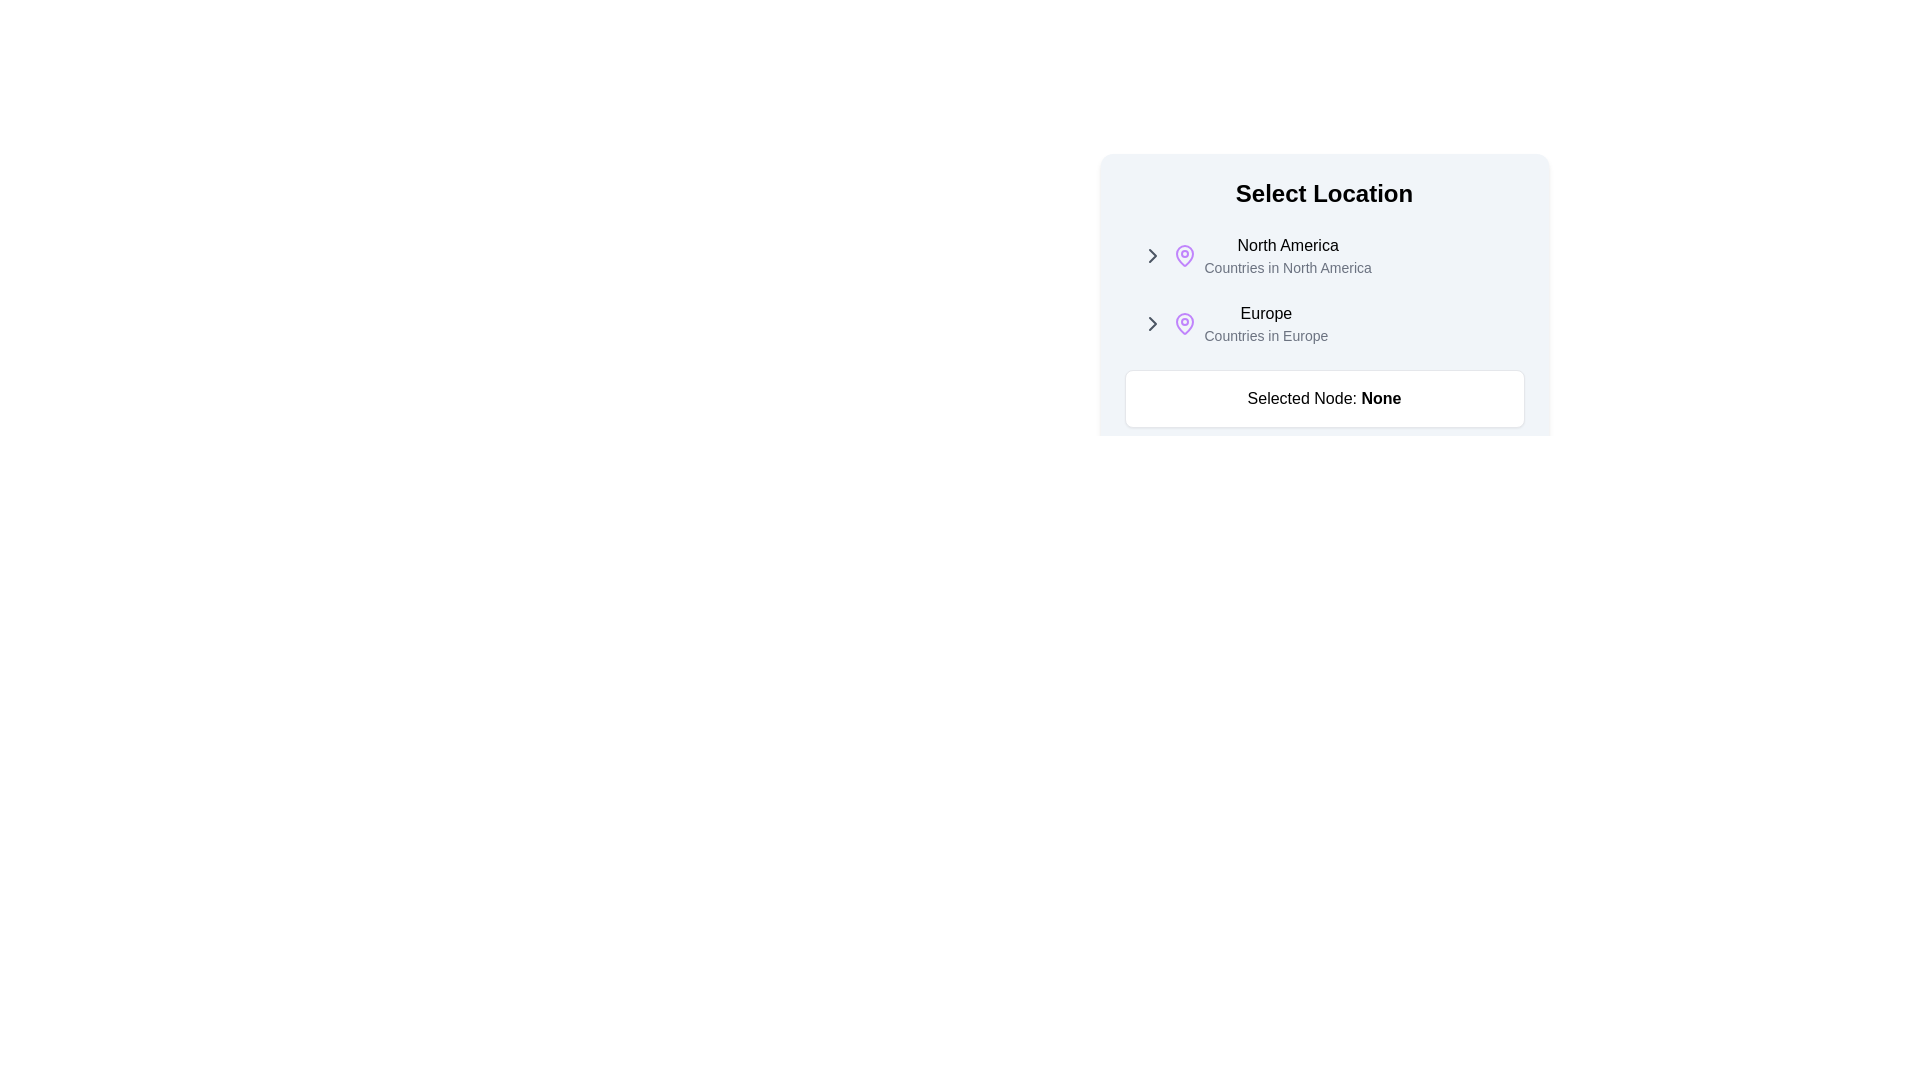  What do you see at coordinates (1184, 254) in the screenshot?
I see `the vivid purple map pin icon, which is positioned to the left of the 'North America' label in the flexbox layout, ensuring the pointer is directed at its center` at bounding box center [1184, 254].